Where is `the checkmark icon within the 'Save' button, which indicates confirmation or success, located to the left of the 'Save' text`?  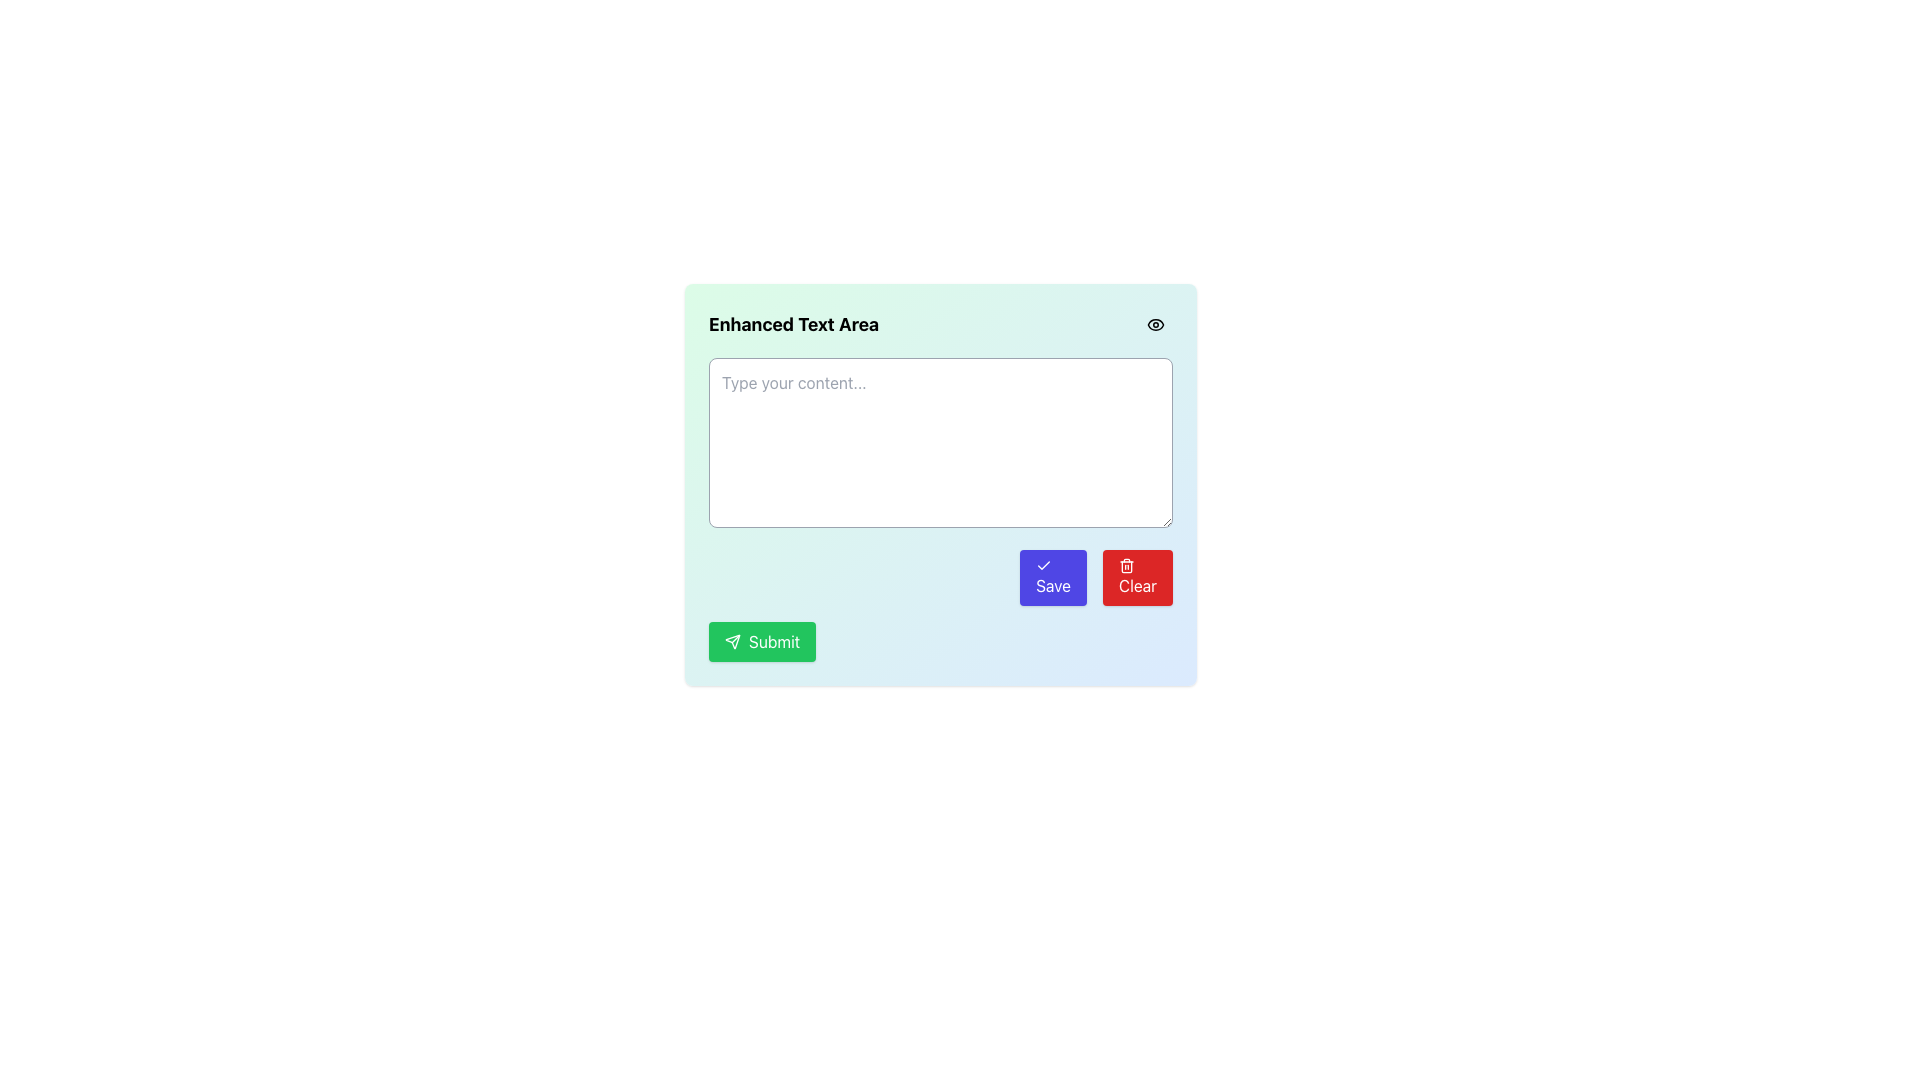 the checkmark icon within the 'Save' button, which indicates confirmation or success, located to the left of the 'Save' text is located at coordinates (1043, 566).